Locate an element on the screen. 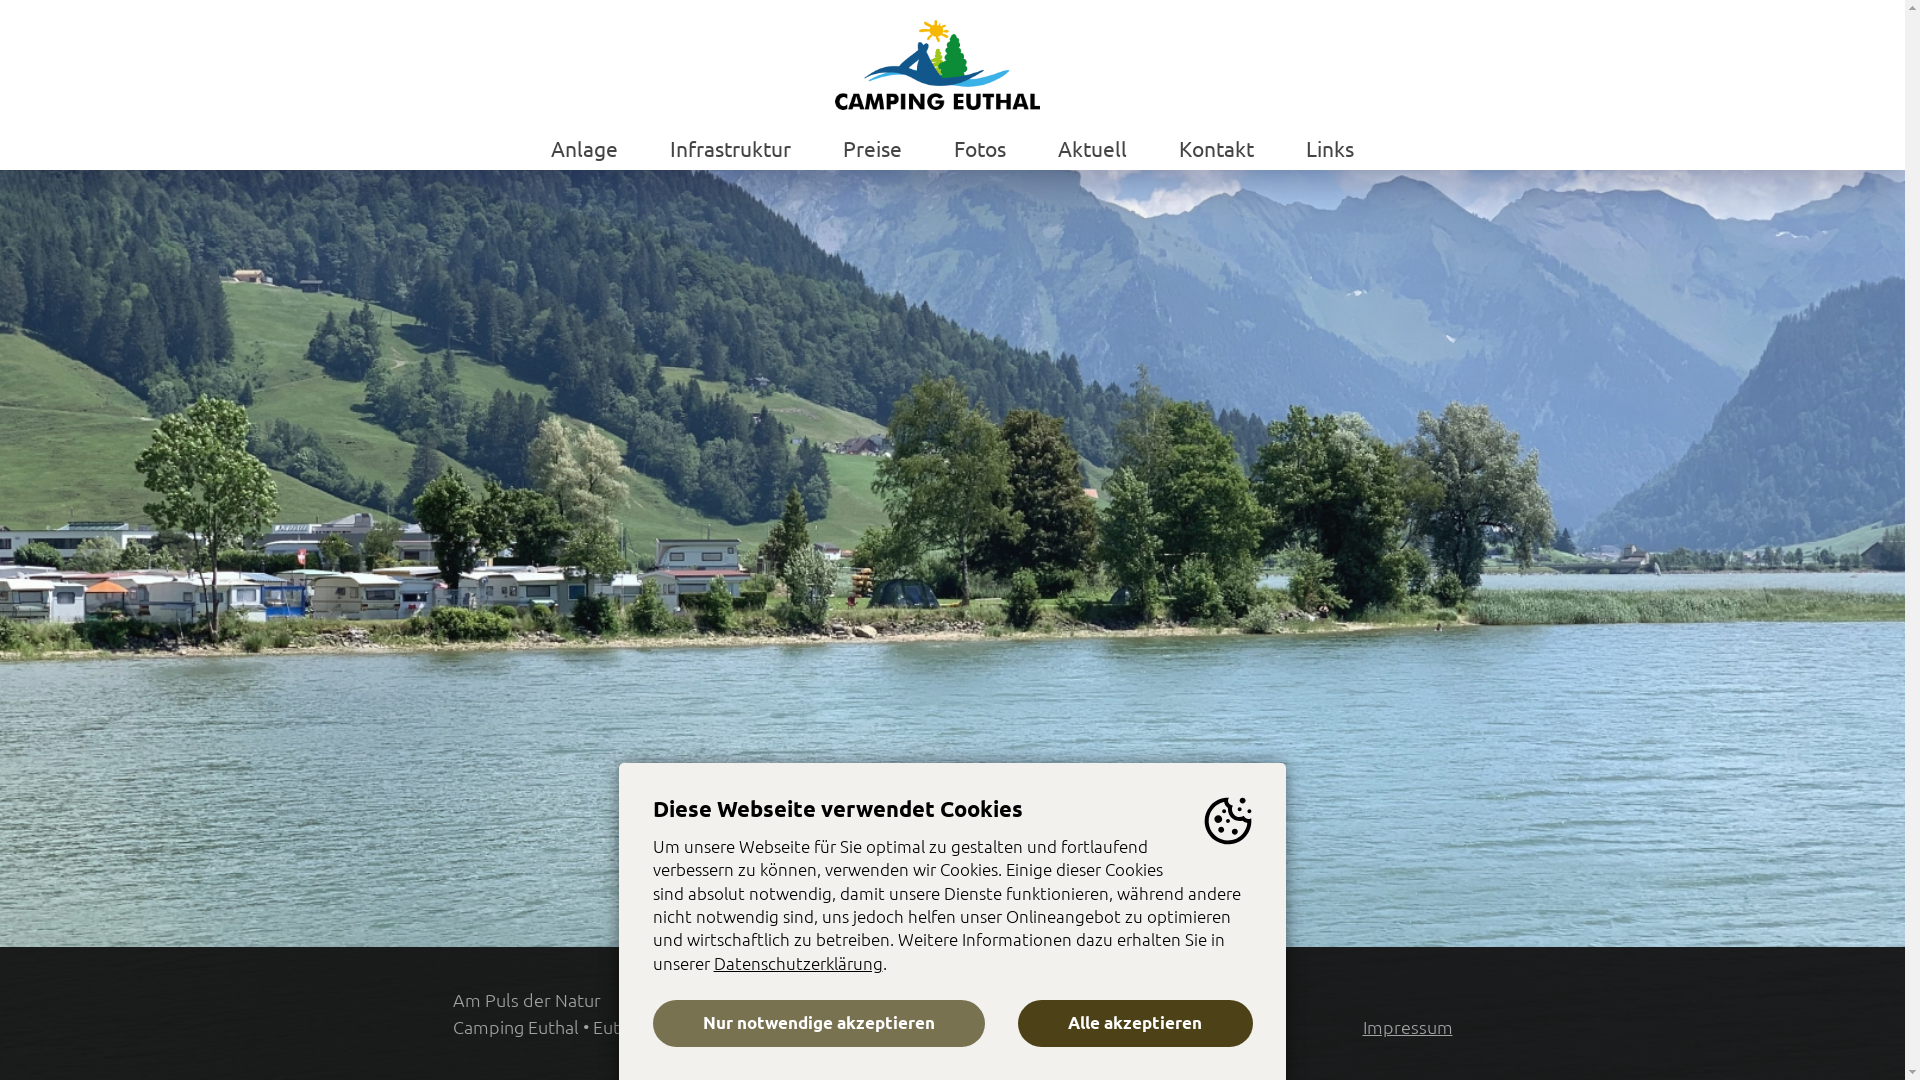  'Aktuell' is located at coordinates (1091, 146).